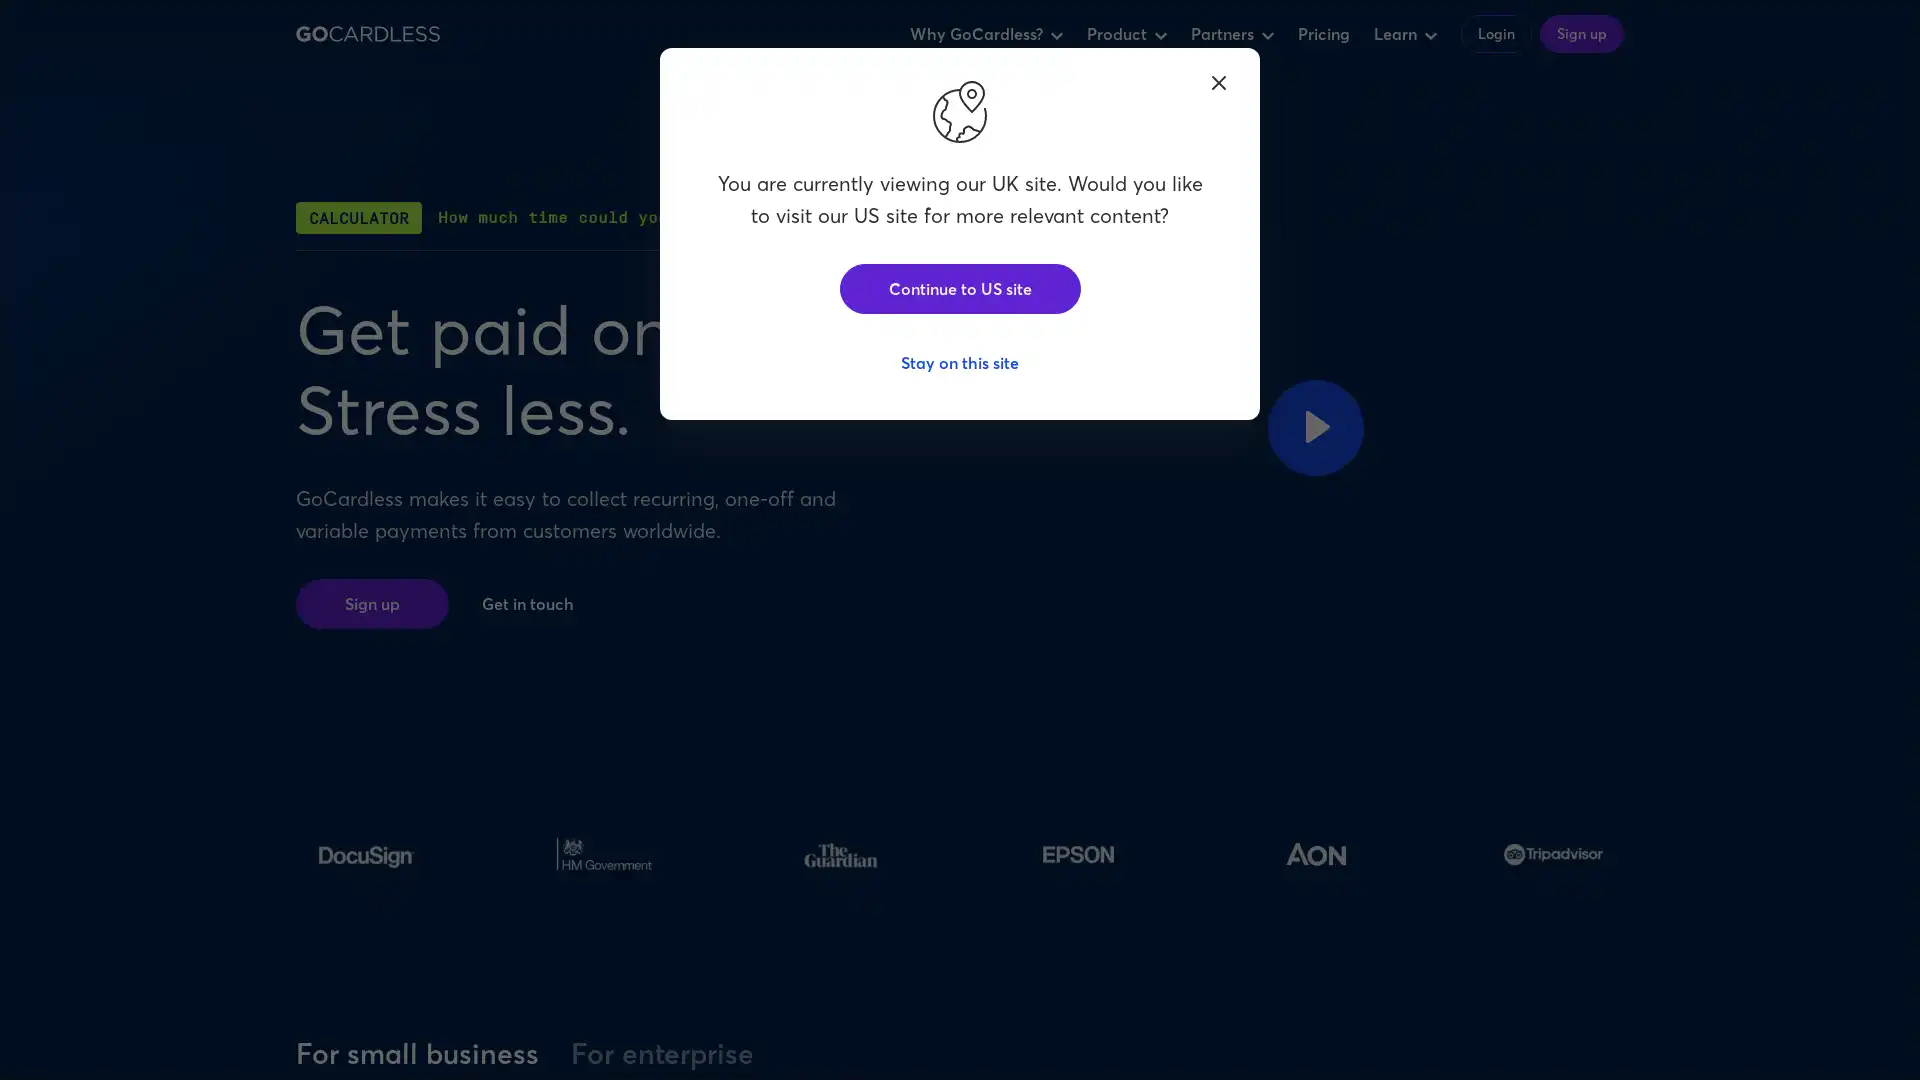  Describe the element at coordinates (1127, 34) in the screenshot. I see `Product` at that location.